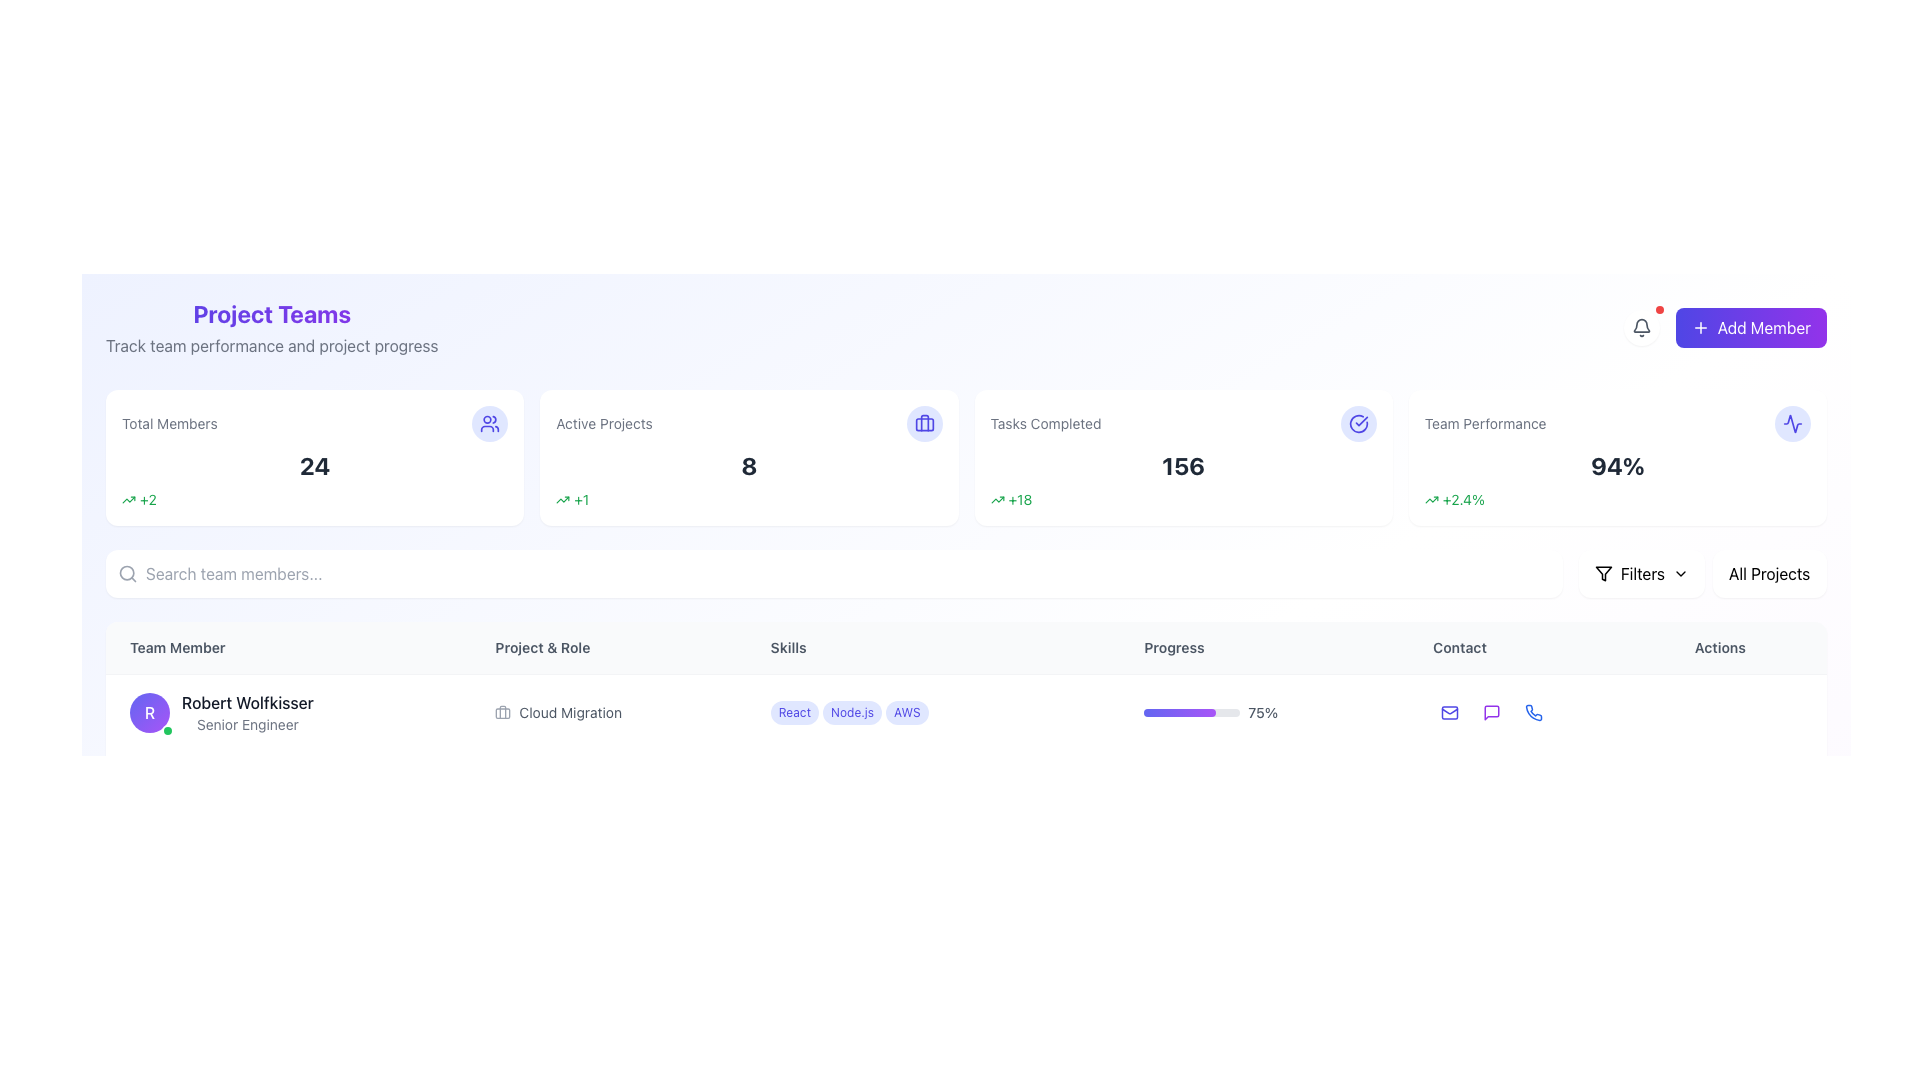  What do you see at coordinates (271, 345) in the screenshot?
I see `the informative text element located directly beneath the 'Project Teams' heading, which provides additional context about the section` at bounding box center [271, 345].